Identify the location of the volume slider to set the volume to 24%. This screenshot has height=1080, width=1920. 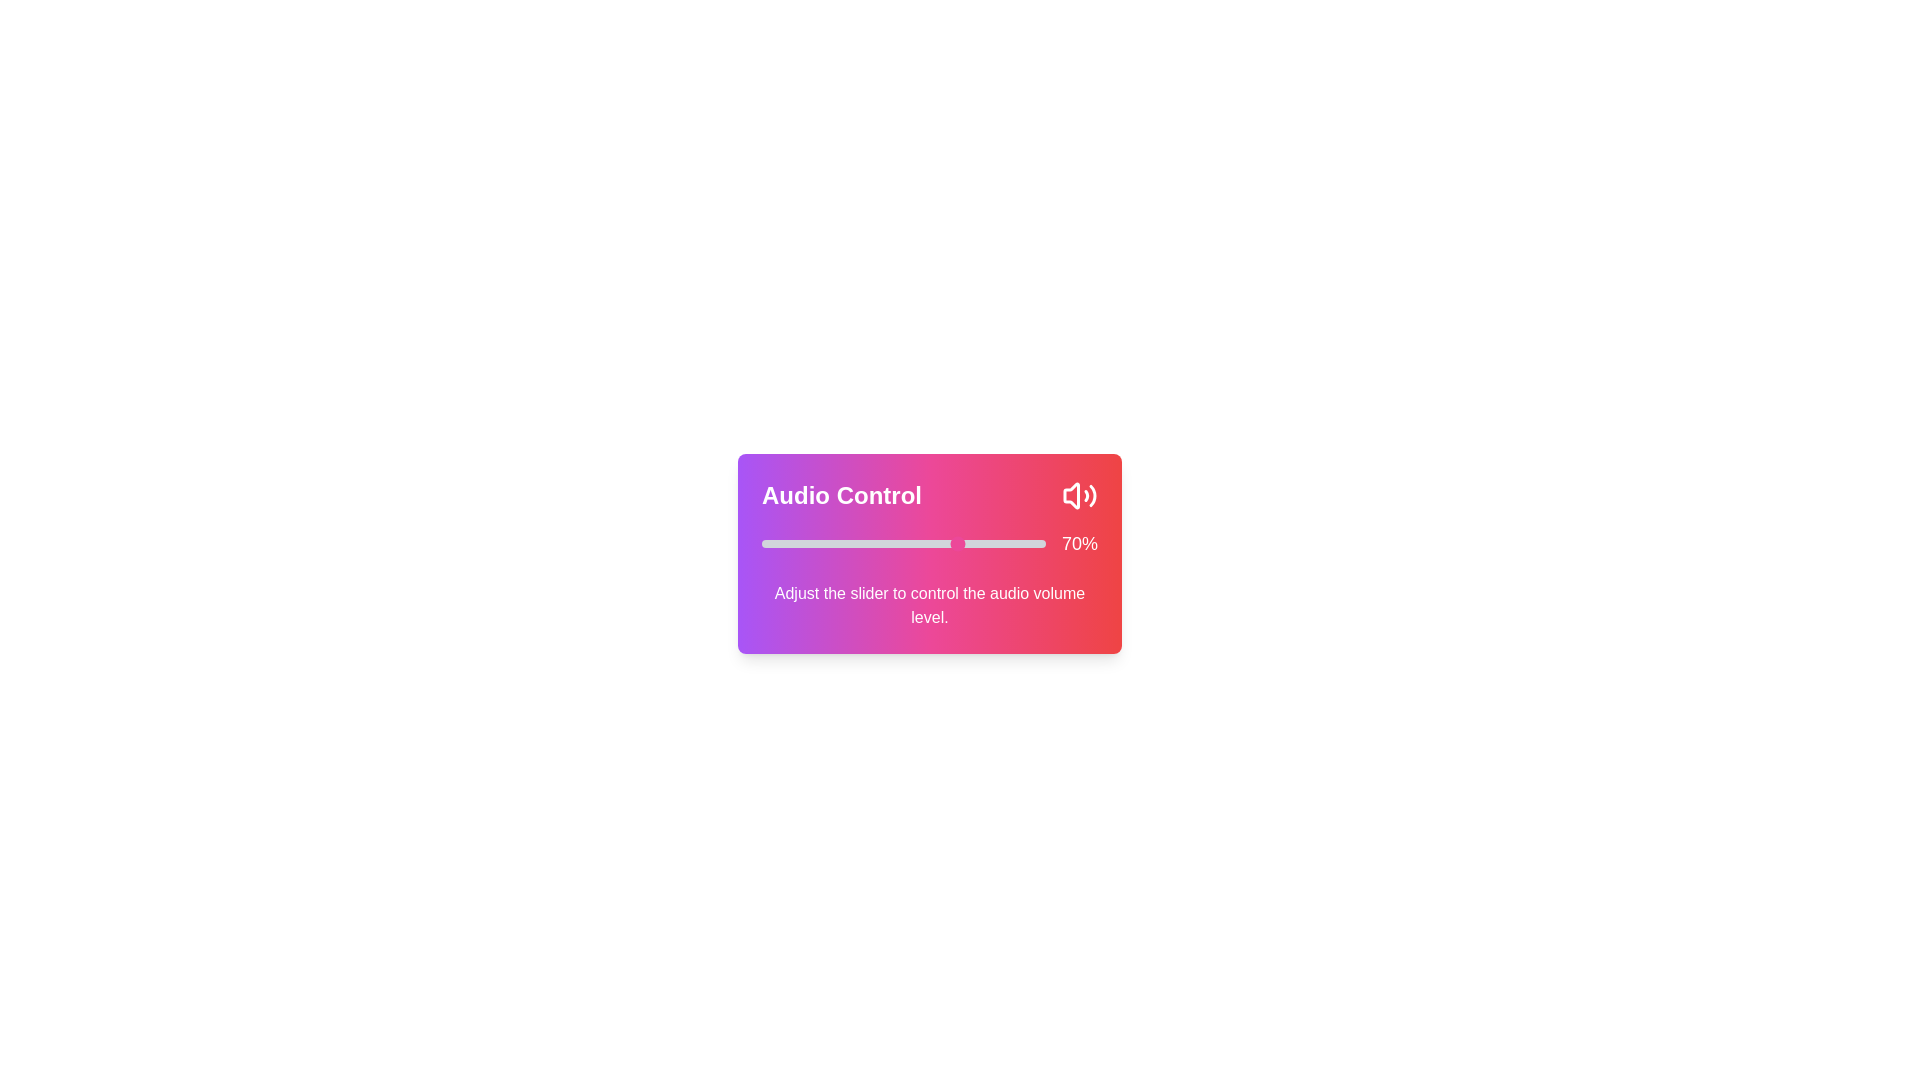
(830, 543).